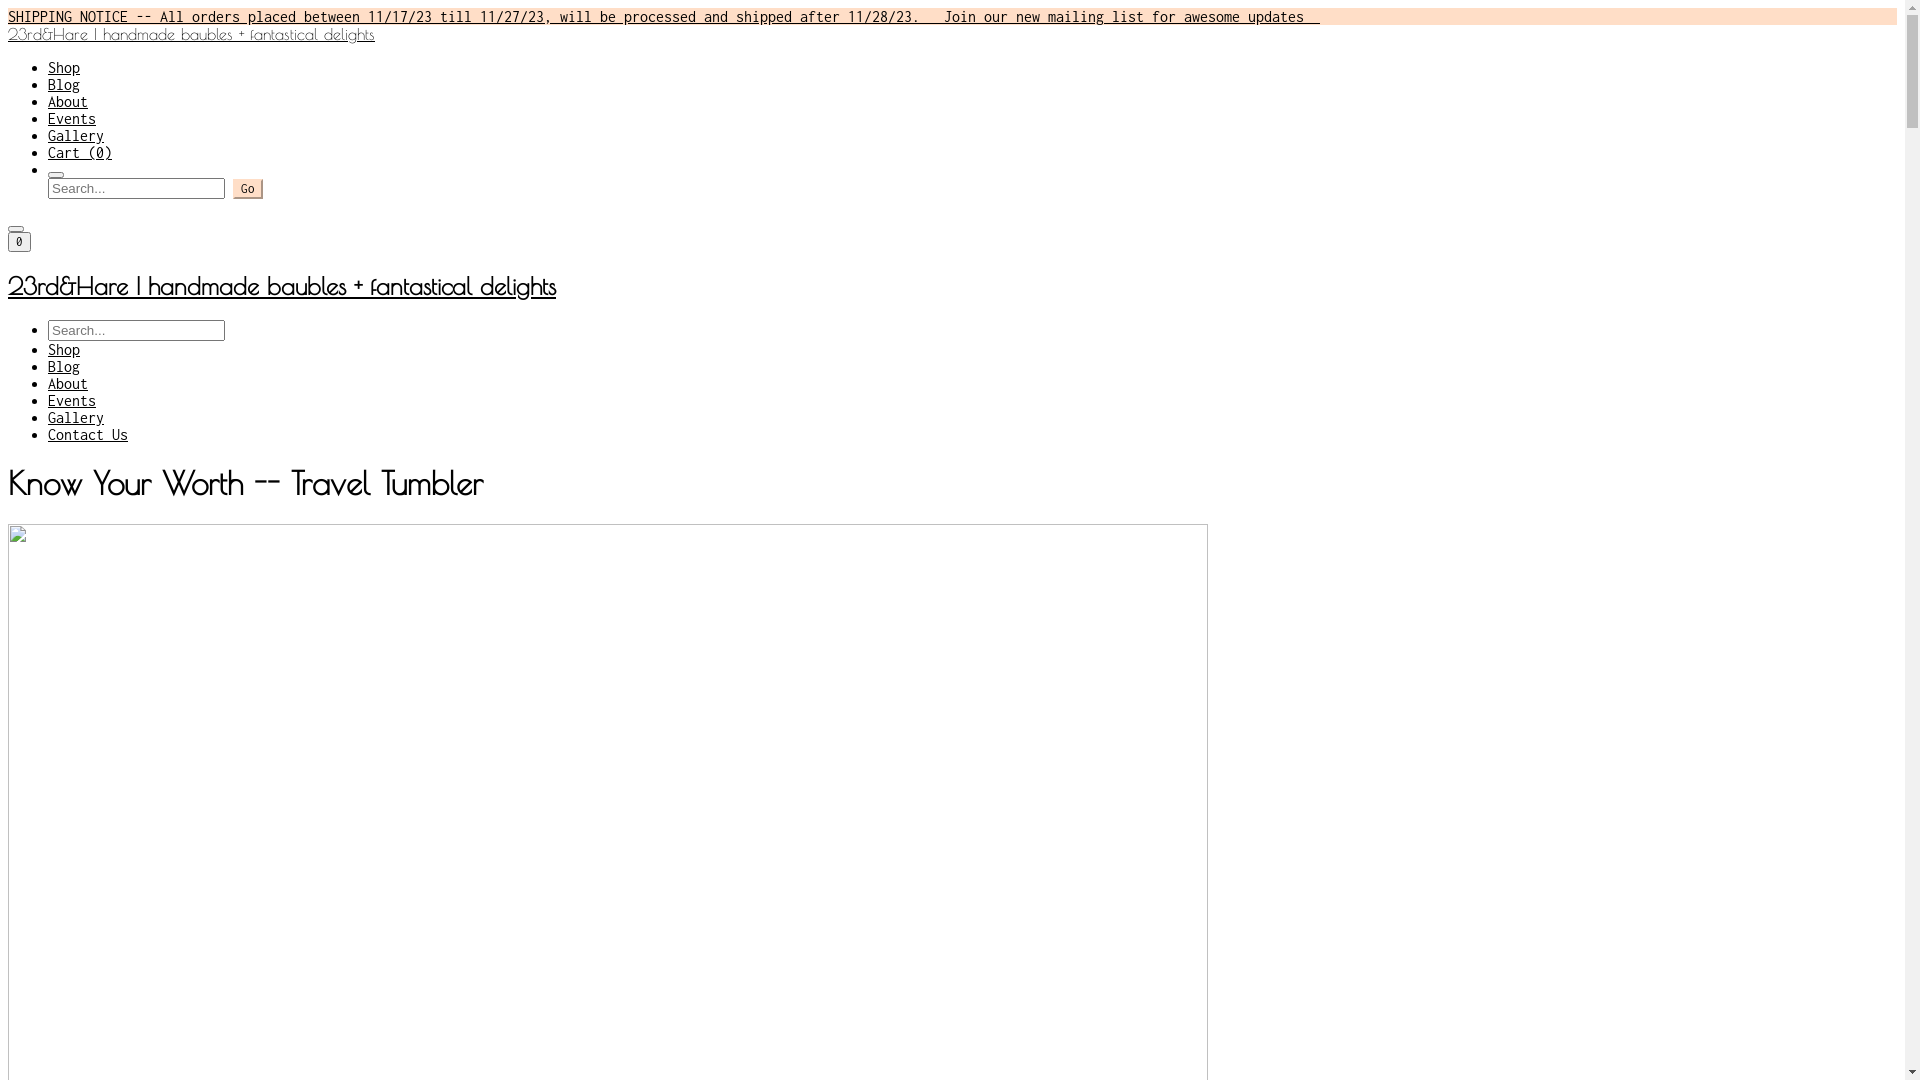  I want to click on 'Go', so click(247, 189).